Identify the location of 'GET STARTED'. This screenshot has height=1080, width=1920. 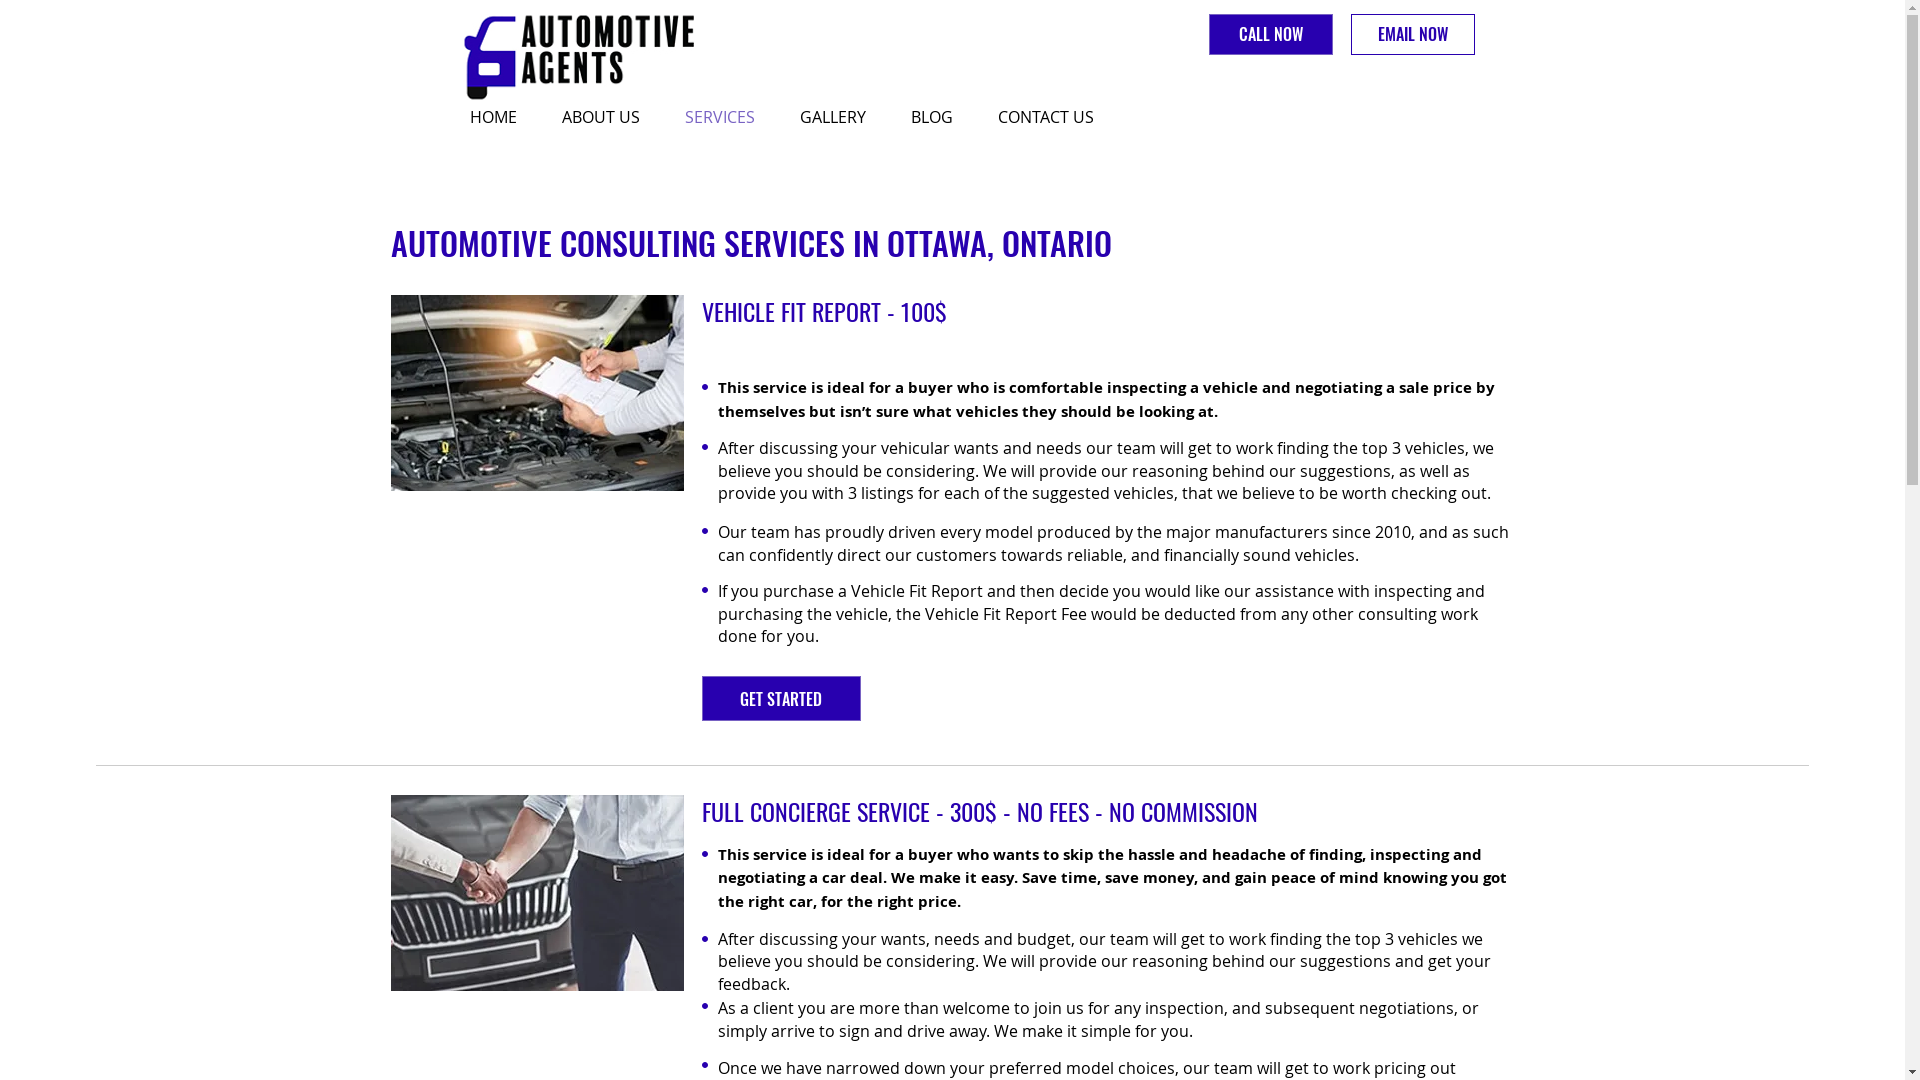
(780, 697).